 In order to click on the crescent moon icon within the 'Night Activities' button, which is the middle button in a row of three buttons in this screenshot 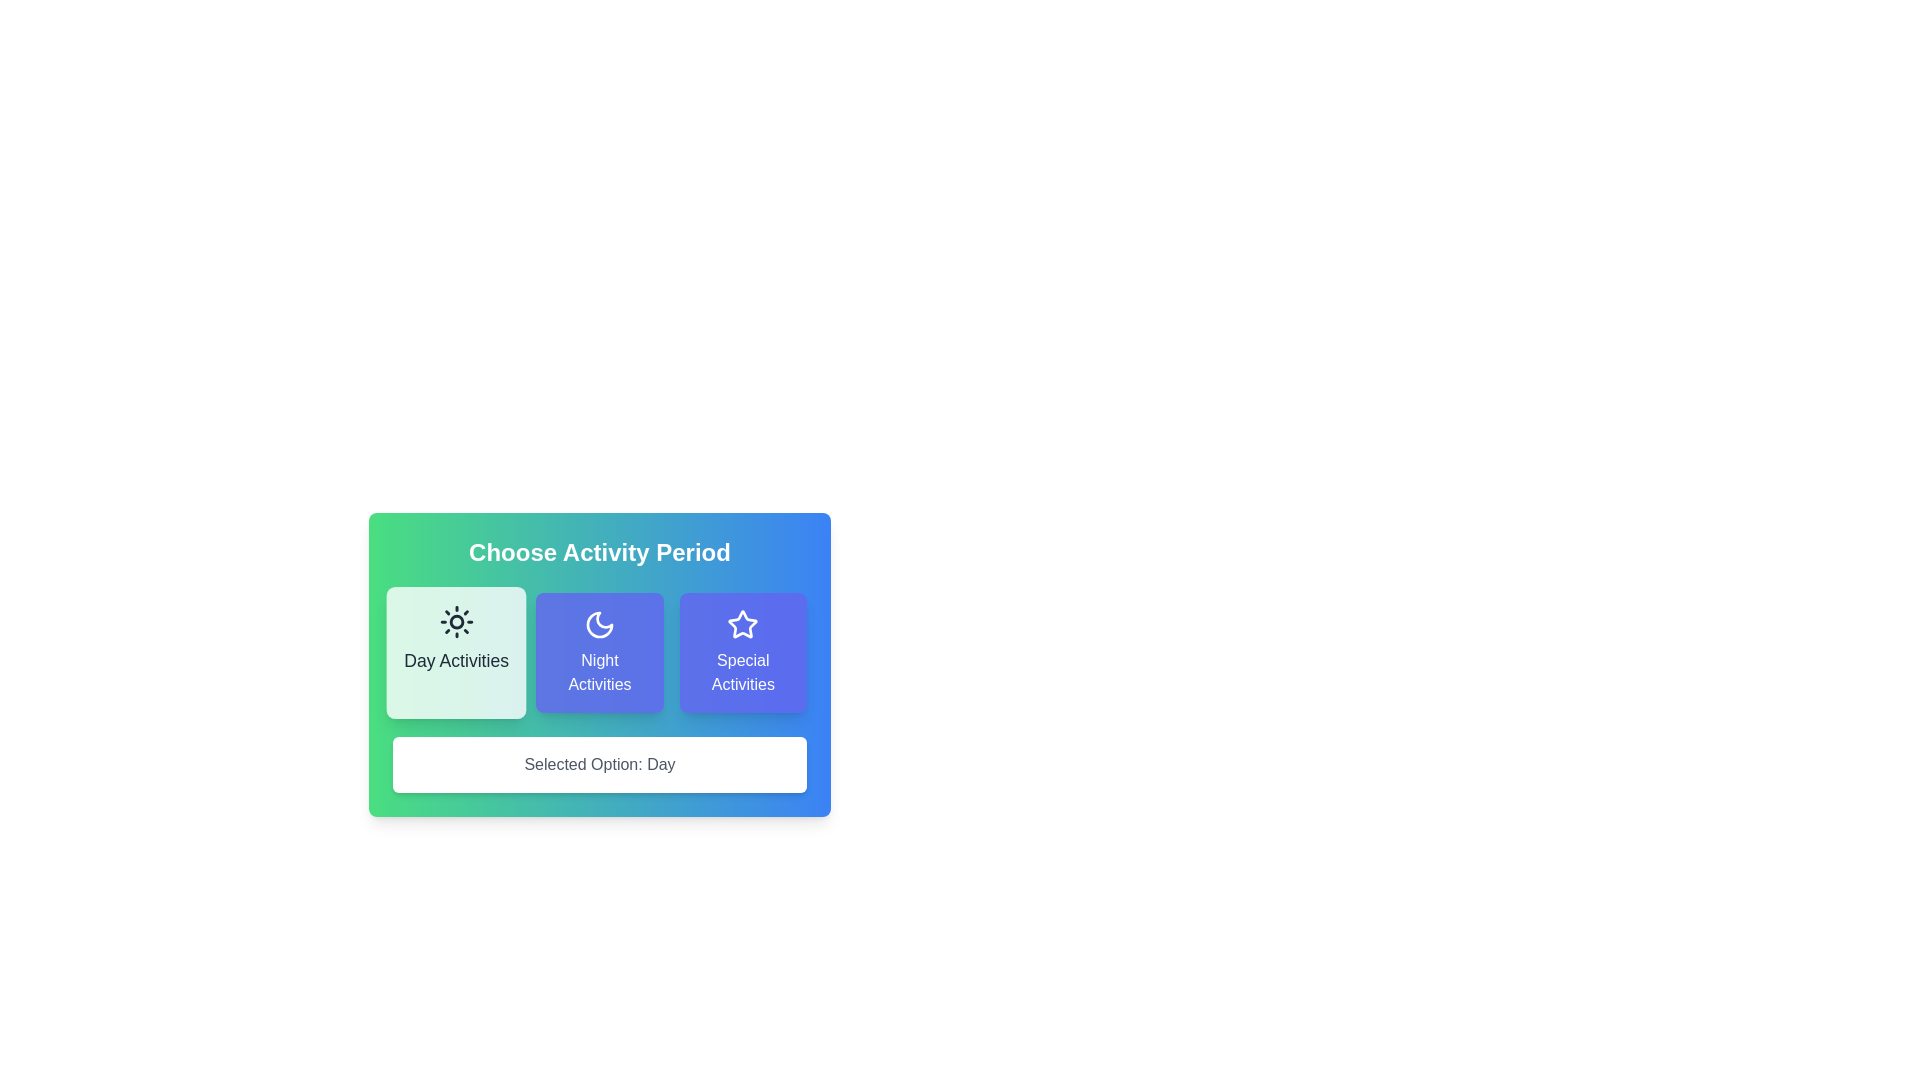, I will do `click(599, 623)`.